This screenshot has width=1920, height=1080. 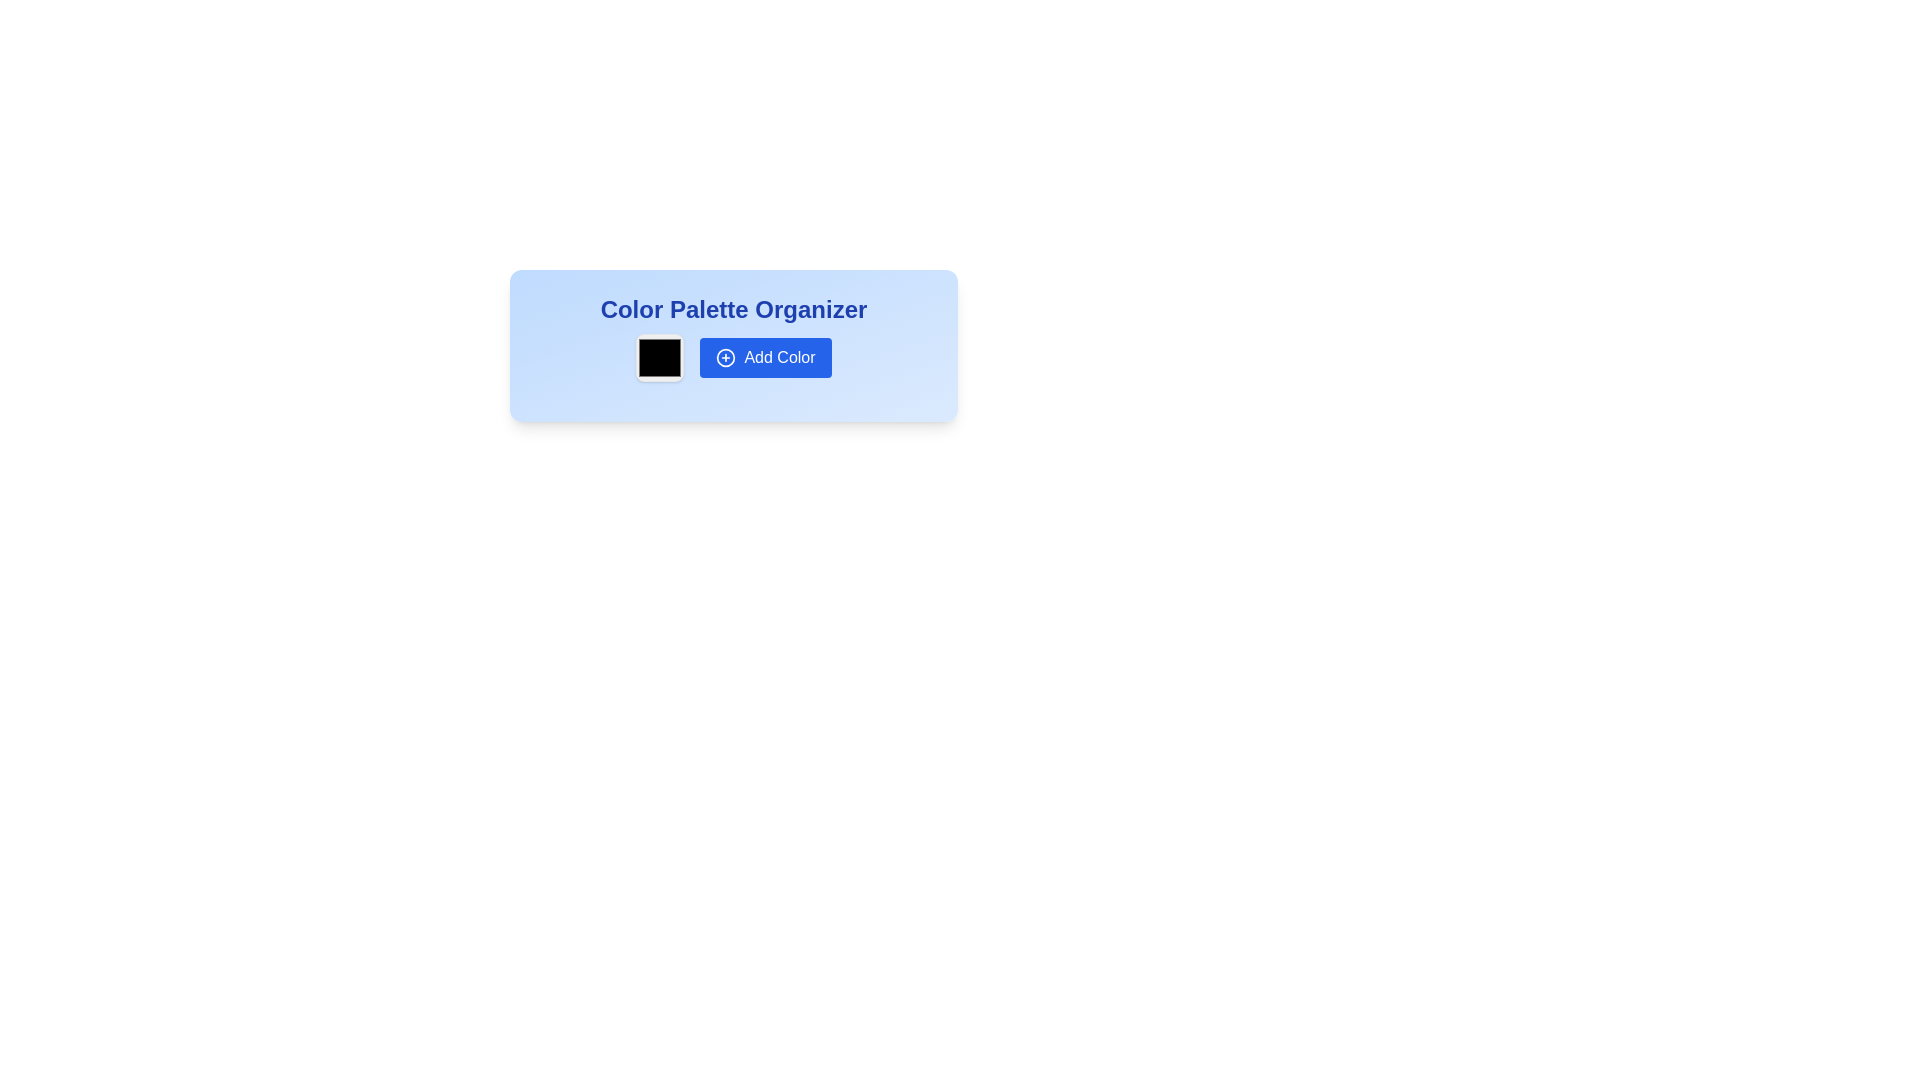 I want to click on the 'Add' graphical icon located at the center of the blue 'Add Color' button in the 'Color Palette Organizer' module, so click(x=725, y=357).